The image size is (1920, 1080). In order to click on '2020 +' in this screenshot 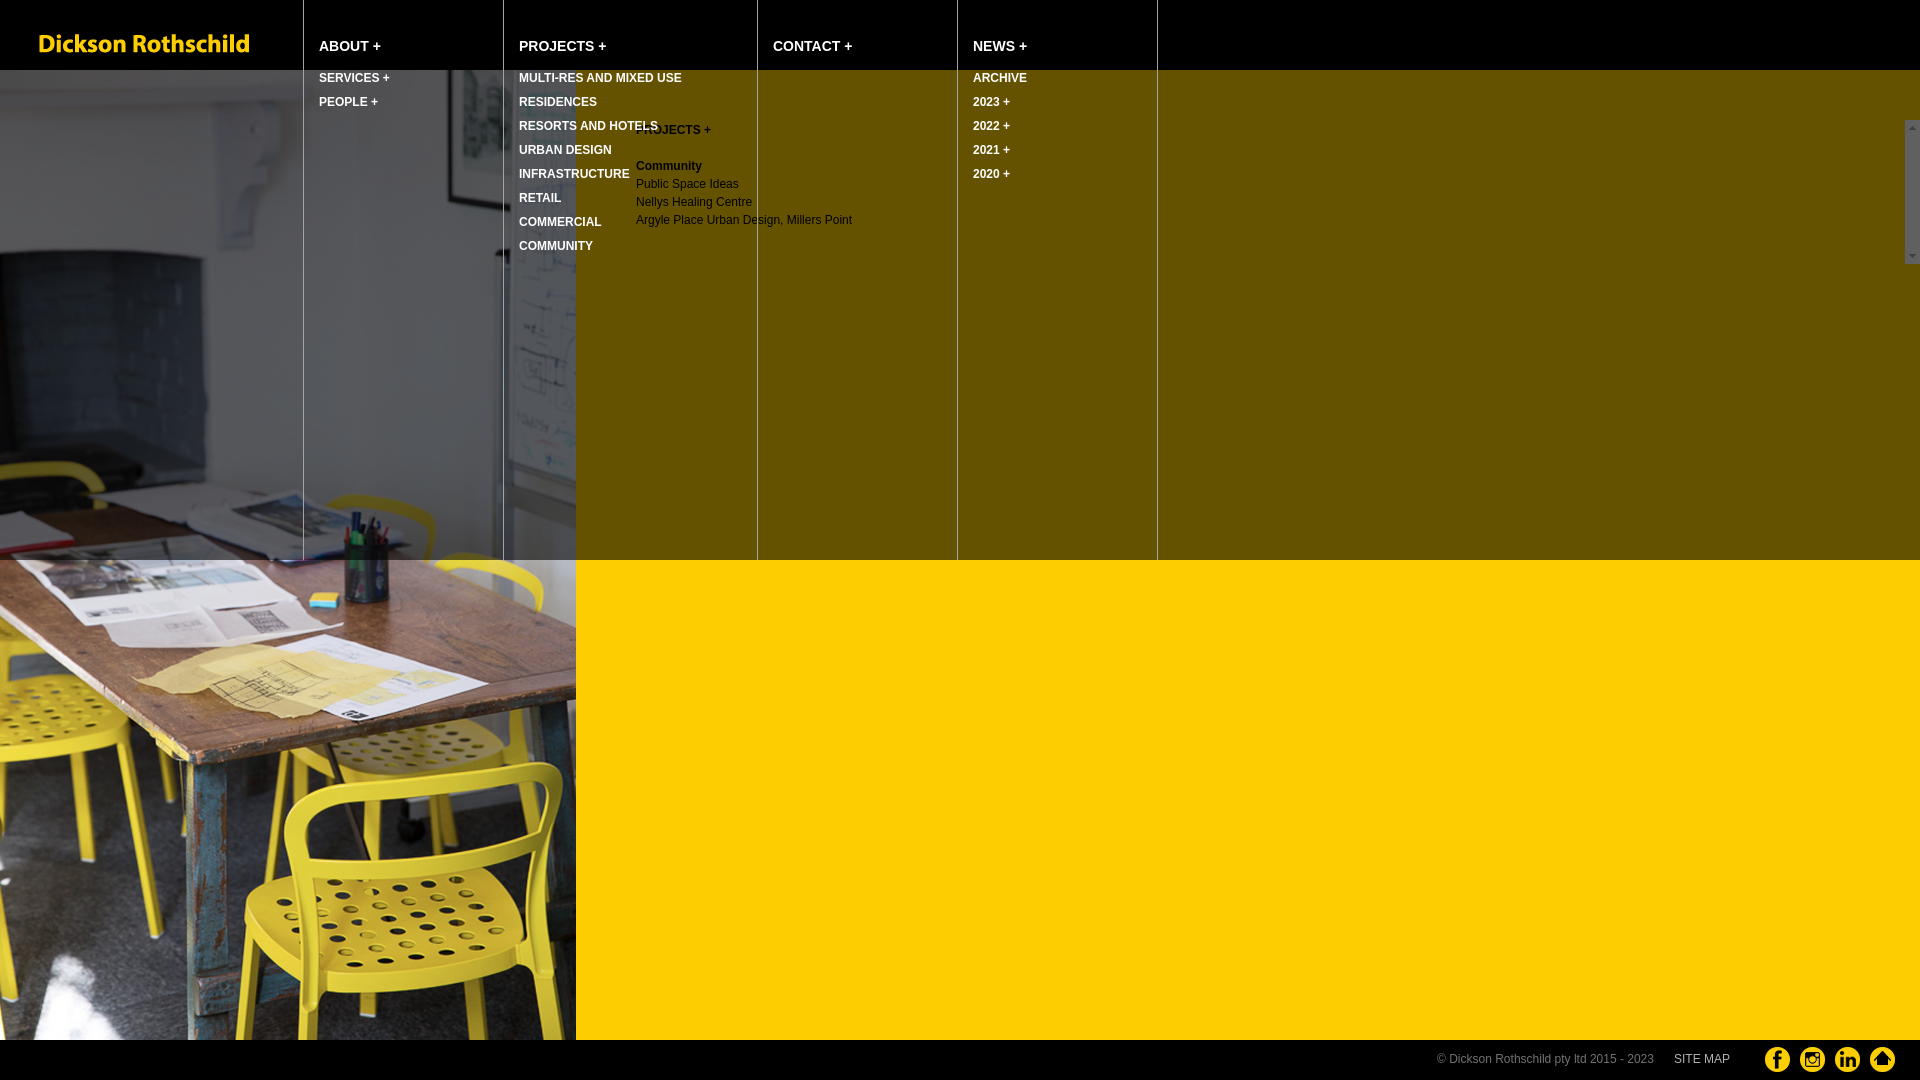, I will do `click(1056, 172)`.